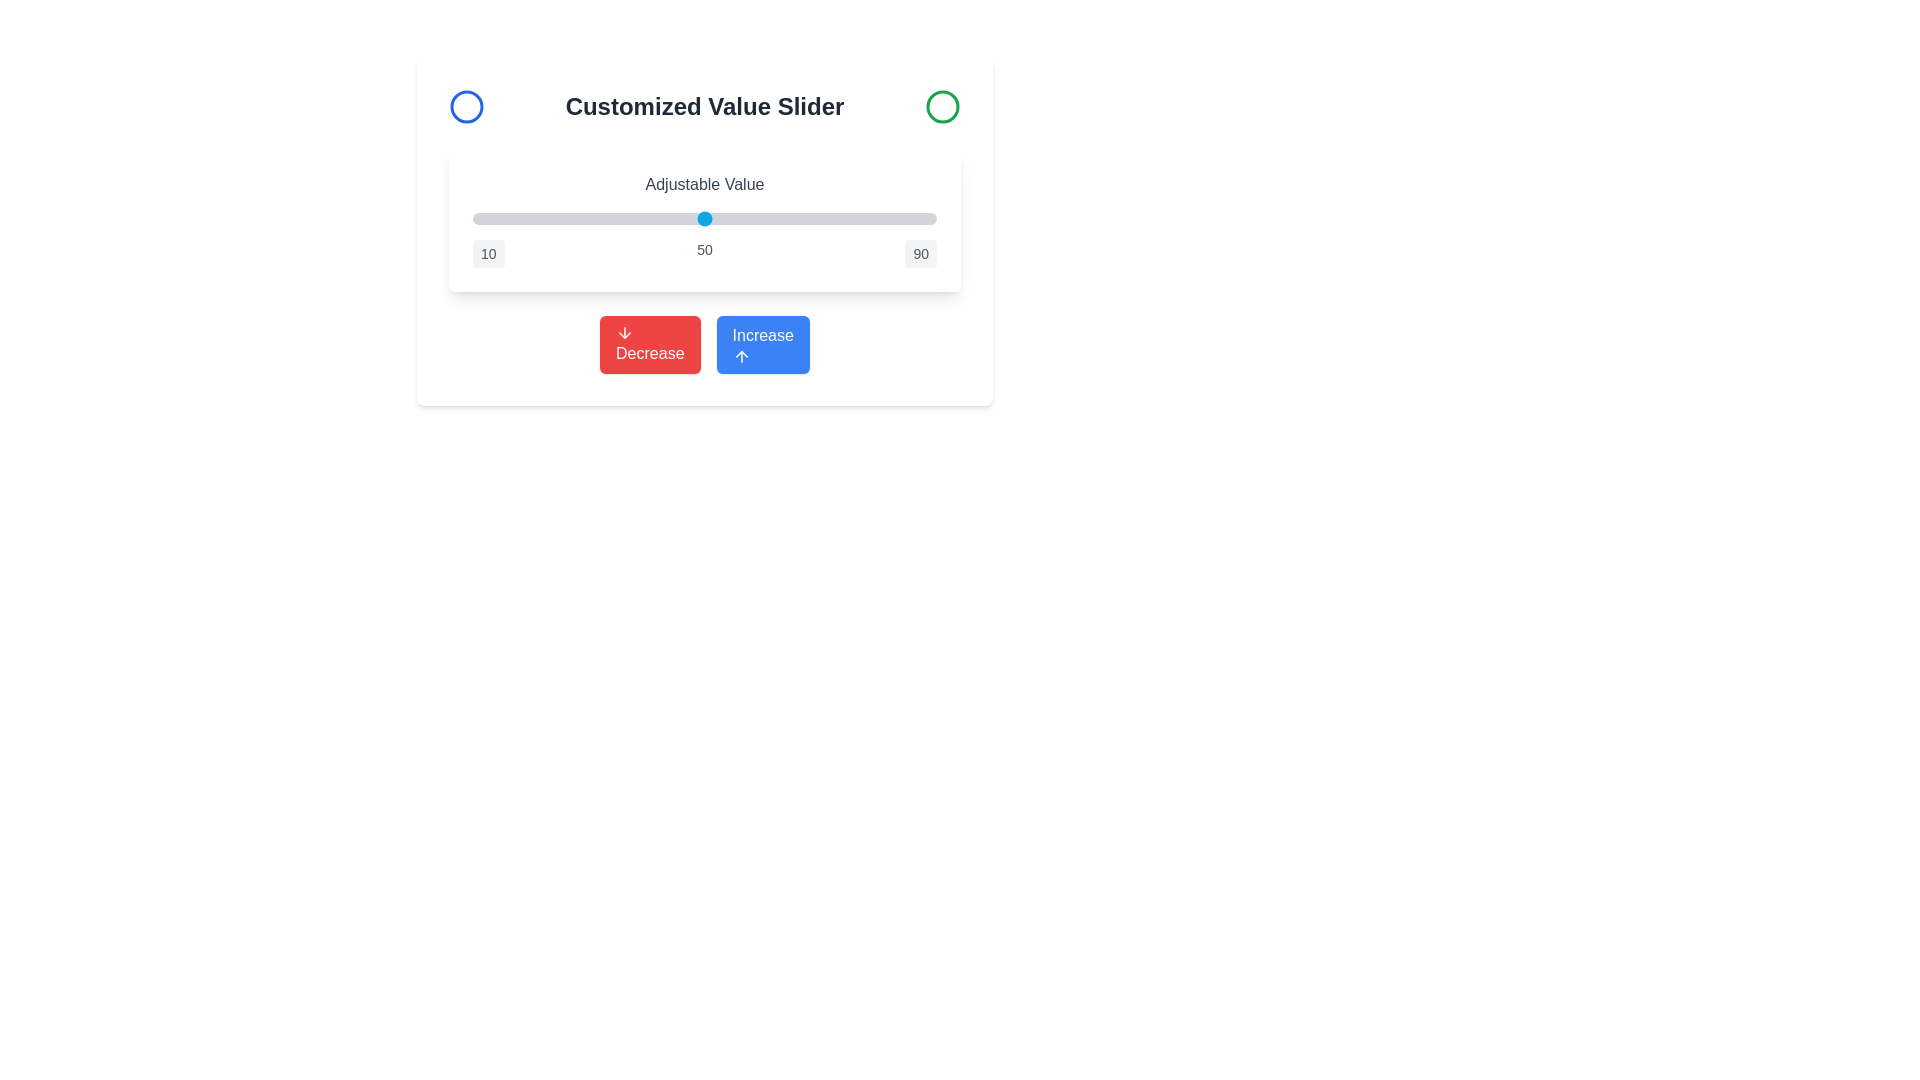 The image size is (1920, 1080). Describe the element at coordinates (617, 219) in the screenshot. I see `adjustable value` at that location.